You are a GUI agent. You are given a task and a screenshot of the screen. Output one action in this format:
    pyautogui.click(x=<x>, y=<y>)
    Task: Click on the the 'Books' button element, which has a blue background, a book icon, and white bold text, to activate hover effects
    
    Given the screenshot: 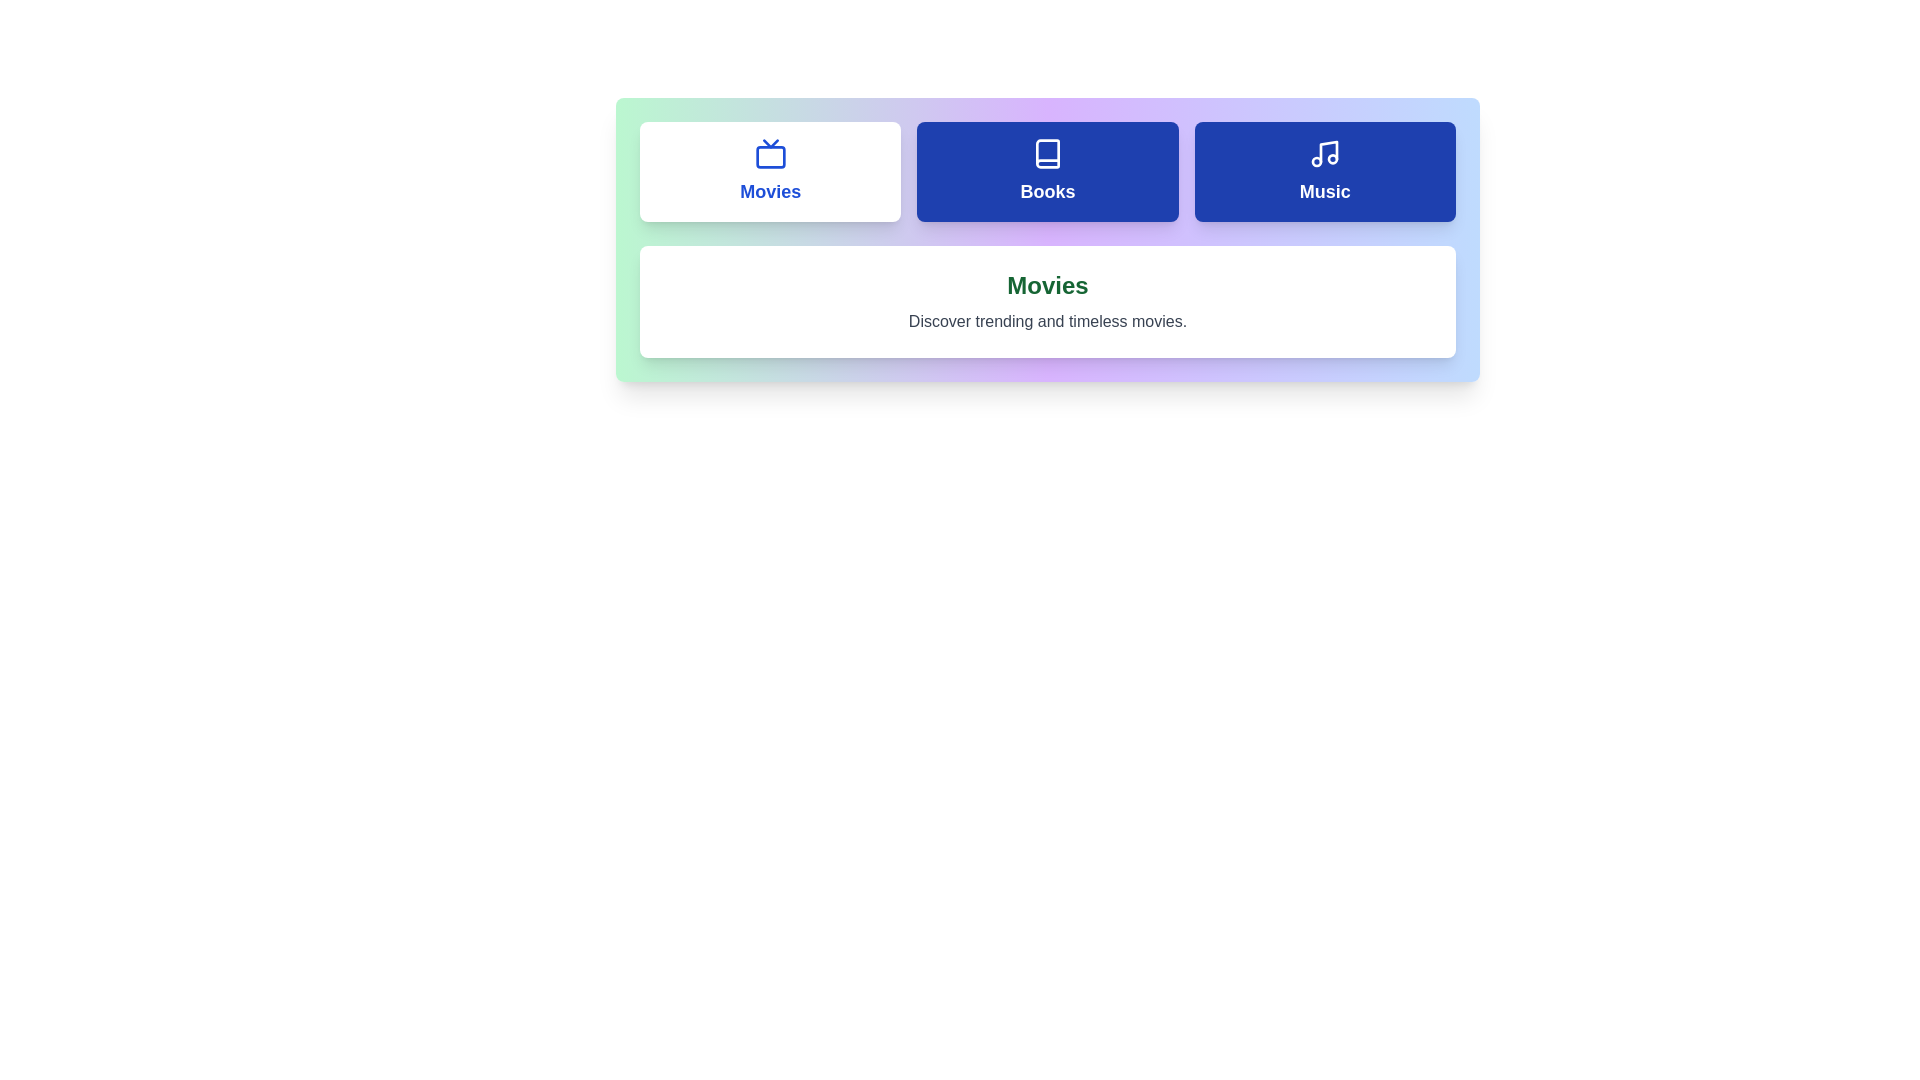 What is the action you would take?
    pyautogui.click(x=1046, y=171)
    